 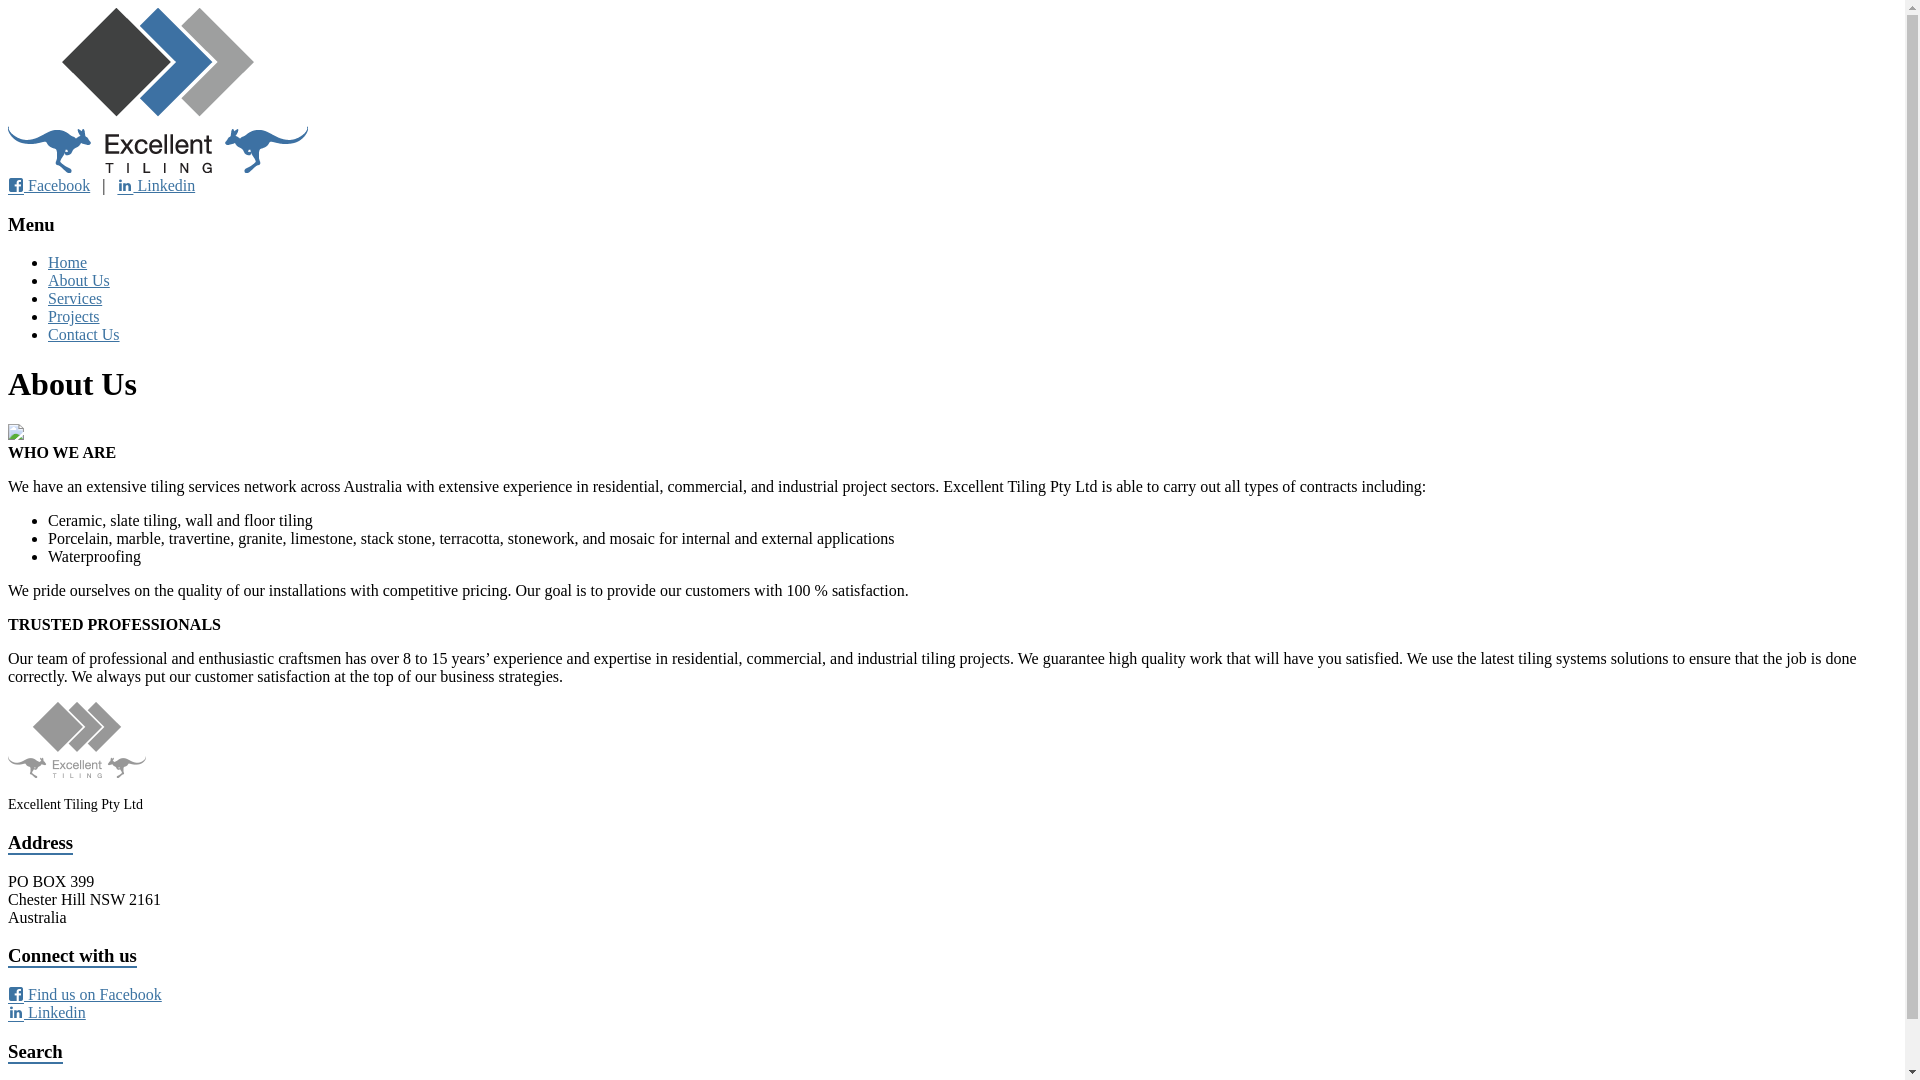 I want to click on 'About Us', so click(x=78, y=280).